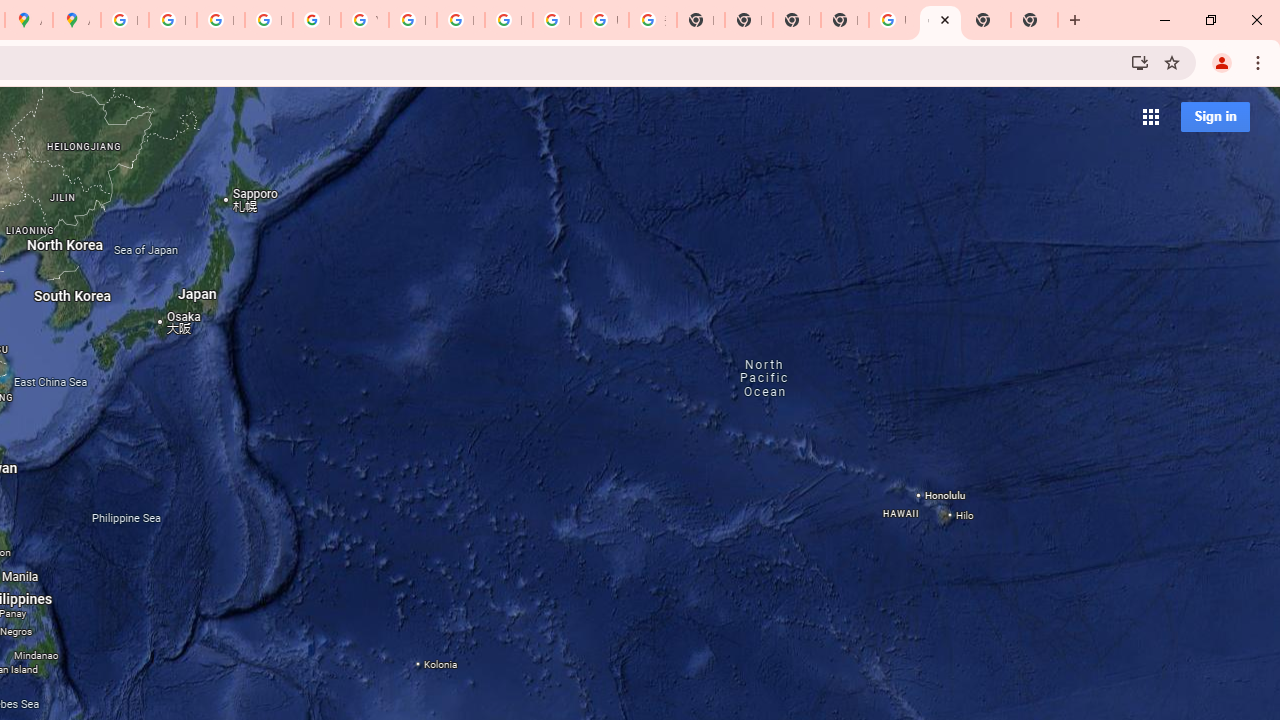  Describe the element at coordinates (1139, 61) in the screenshot. I see `'Install Google Maps'` at that location.